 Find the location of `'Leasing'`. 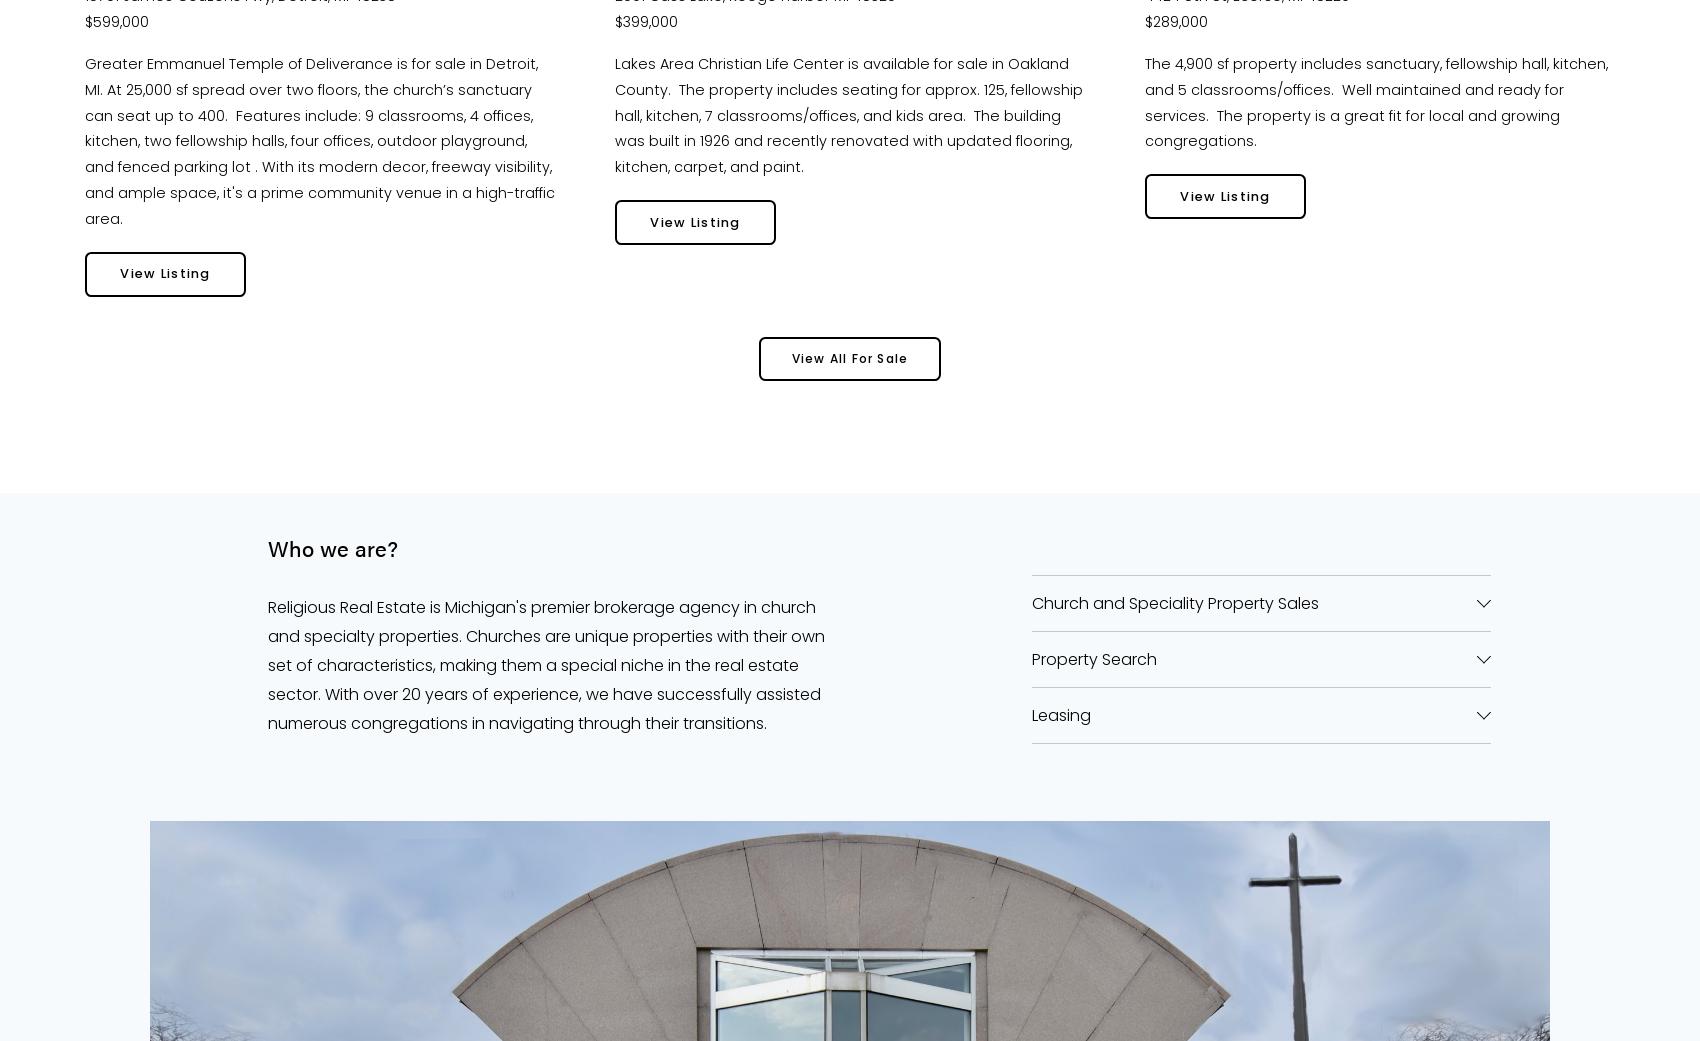

'Leasing' is located at coordinates (1059, 713).